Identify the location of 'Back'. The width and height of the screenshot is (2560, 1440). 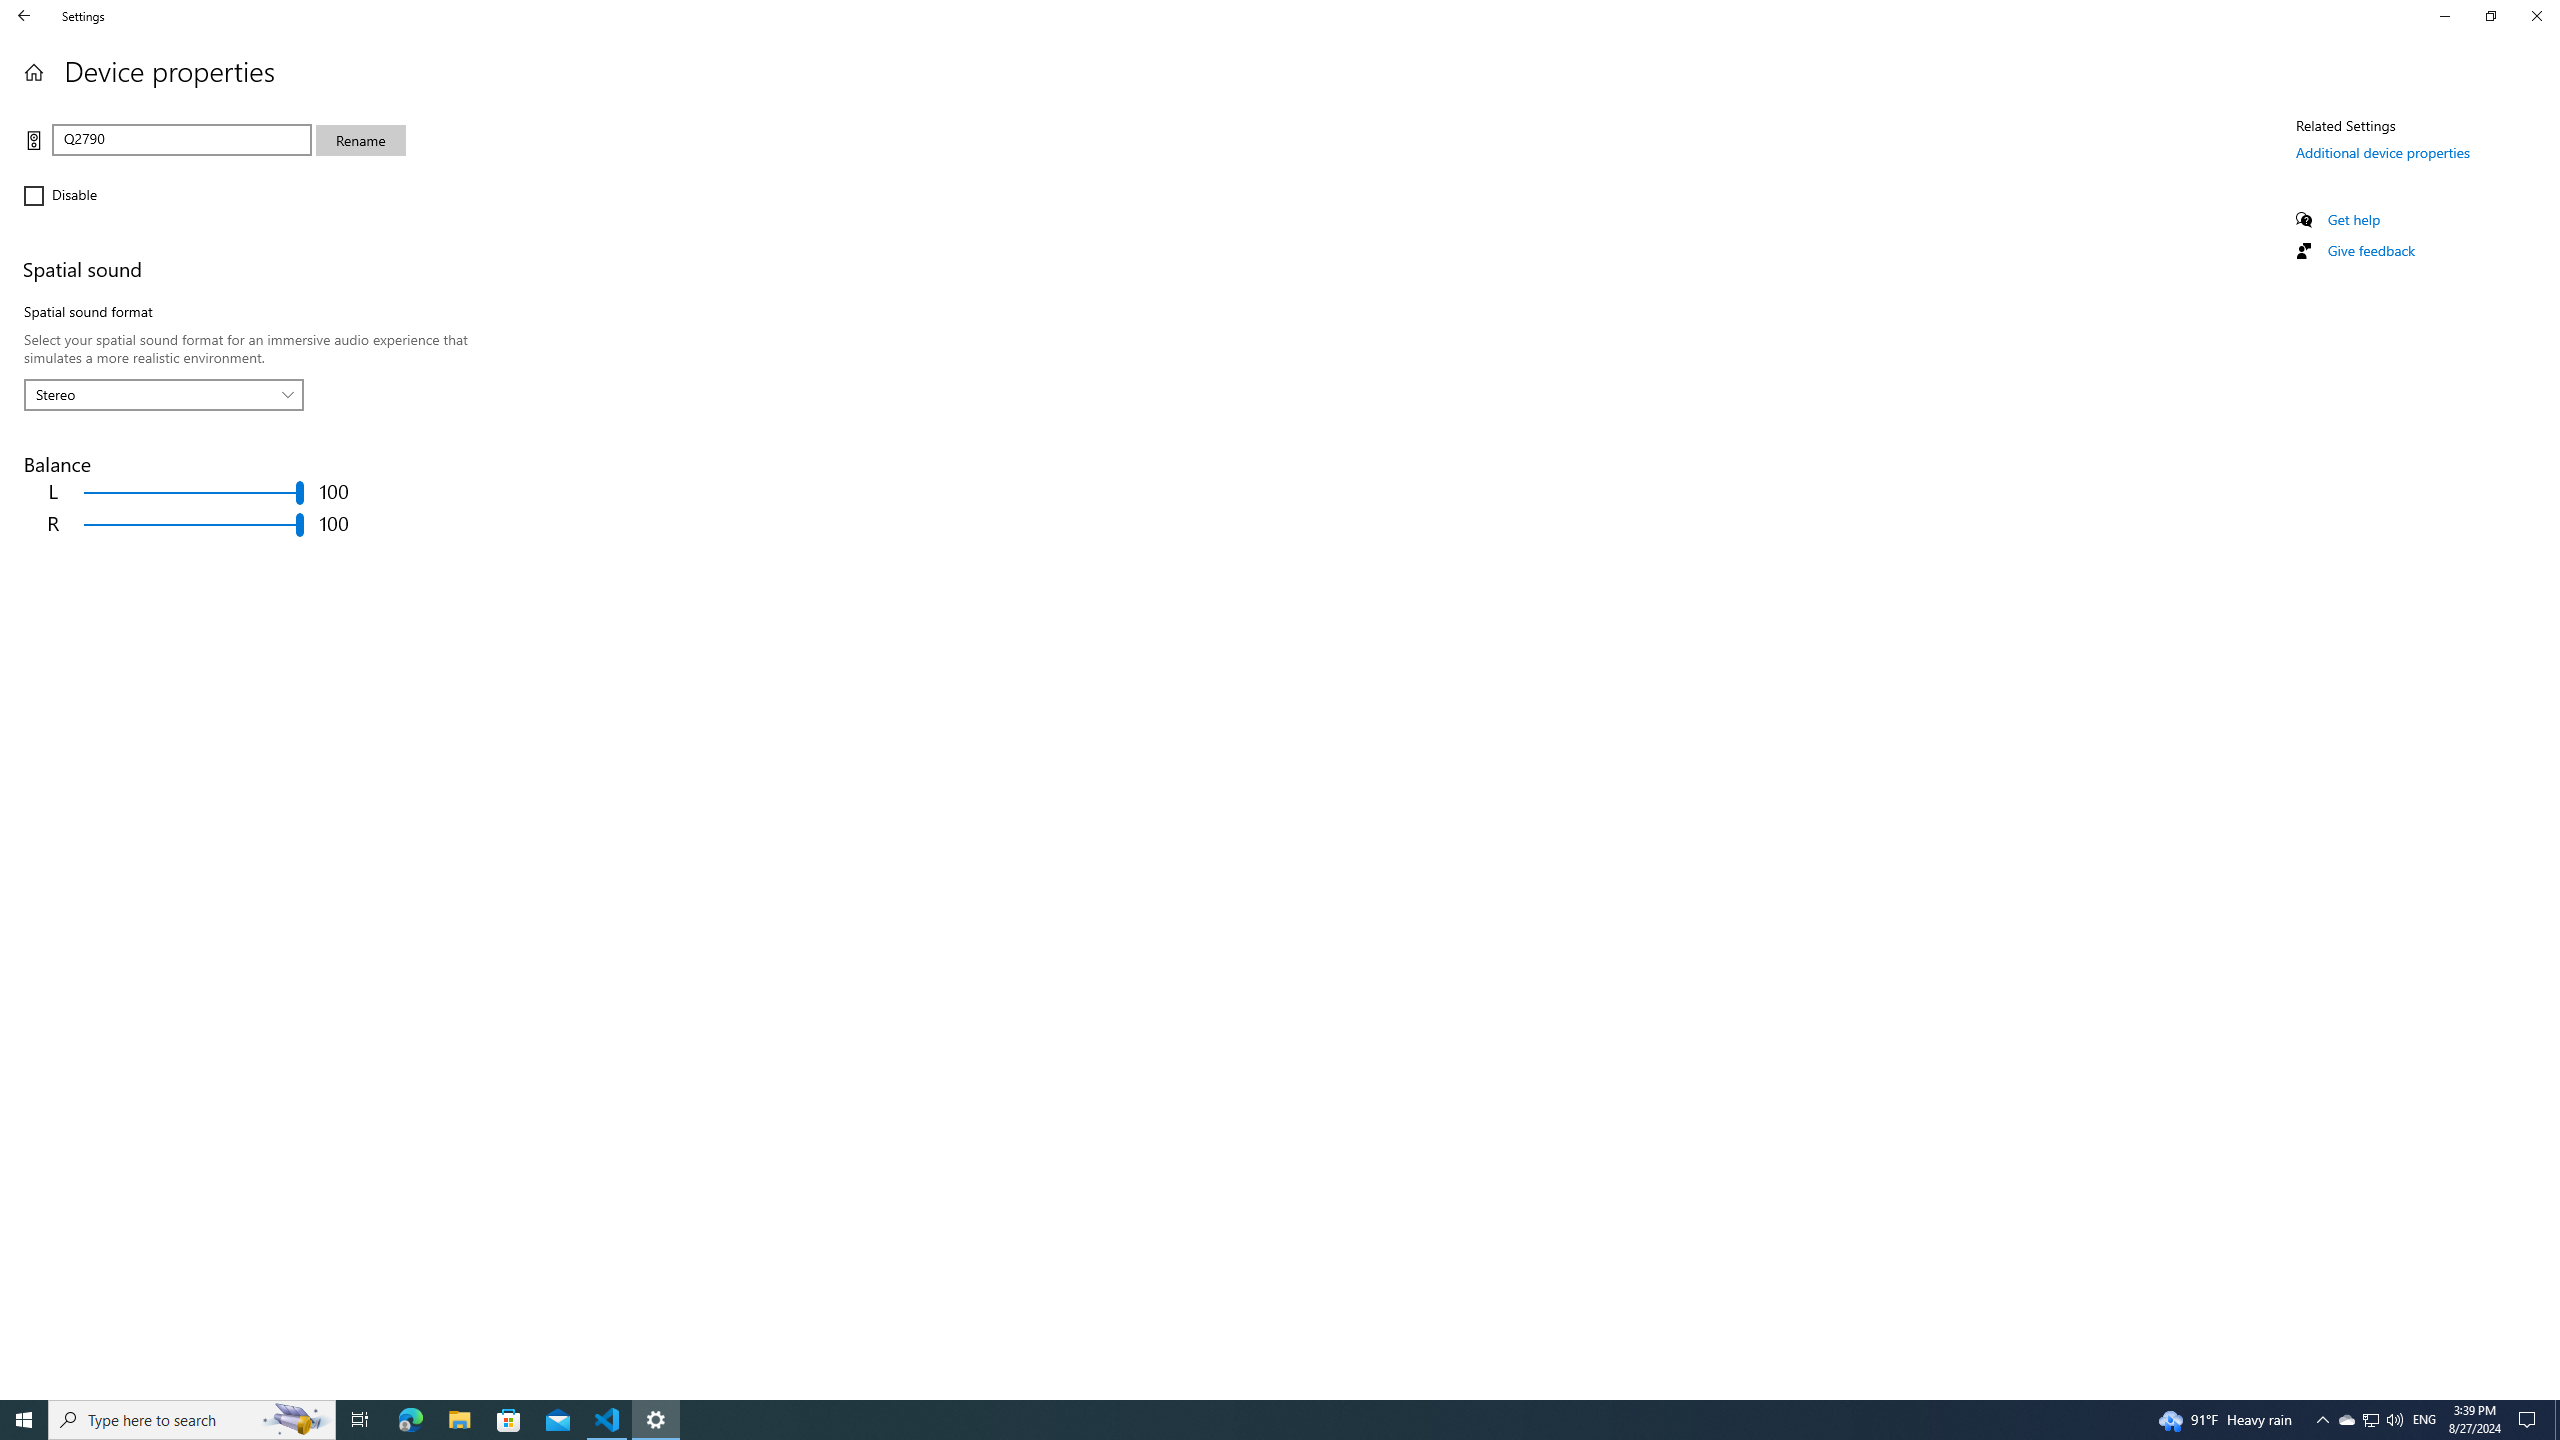
(24, 15).